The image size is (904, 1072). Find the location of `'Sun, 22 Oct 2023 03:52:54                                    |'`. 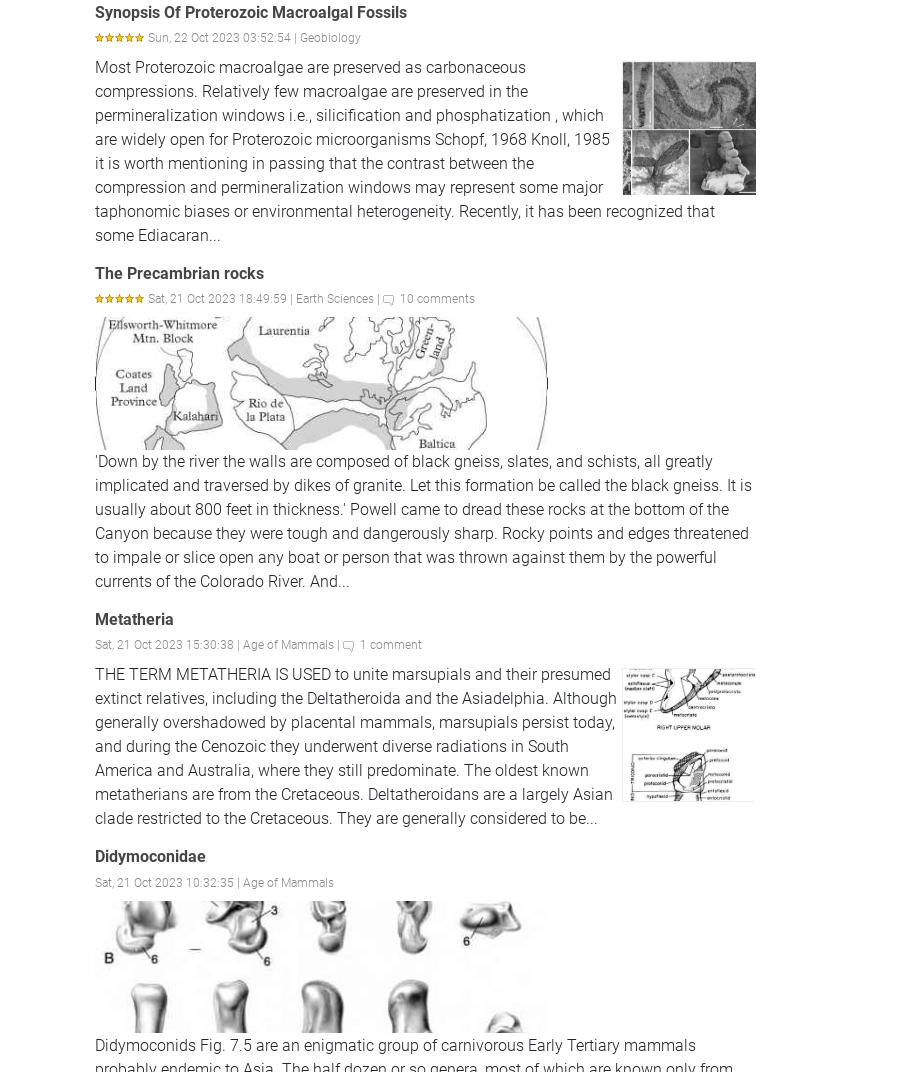

'Sun, 22 Oct 2023 03:52:54                                    |' is located at coordinates (224, 35).